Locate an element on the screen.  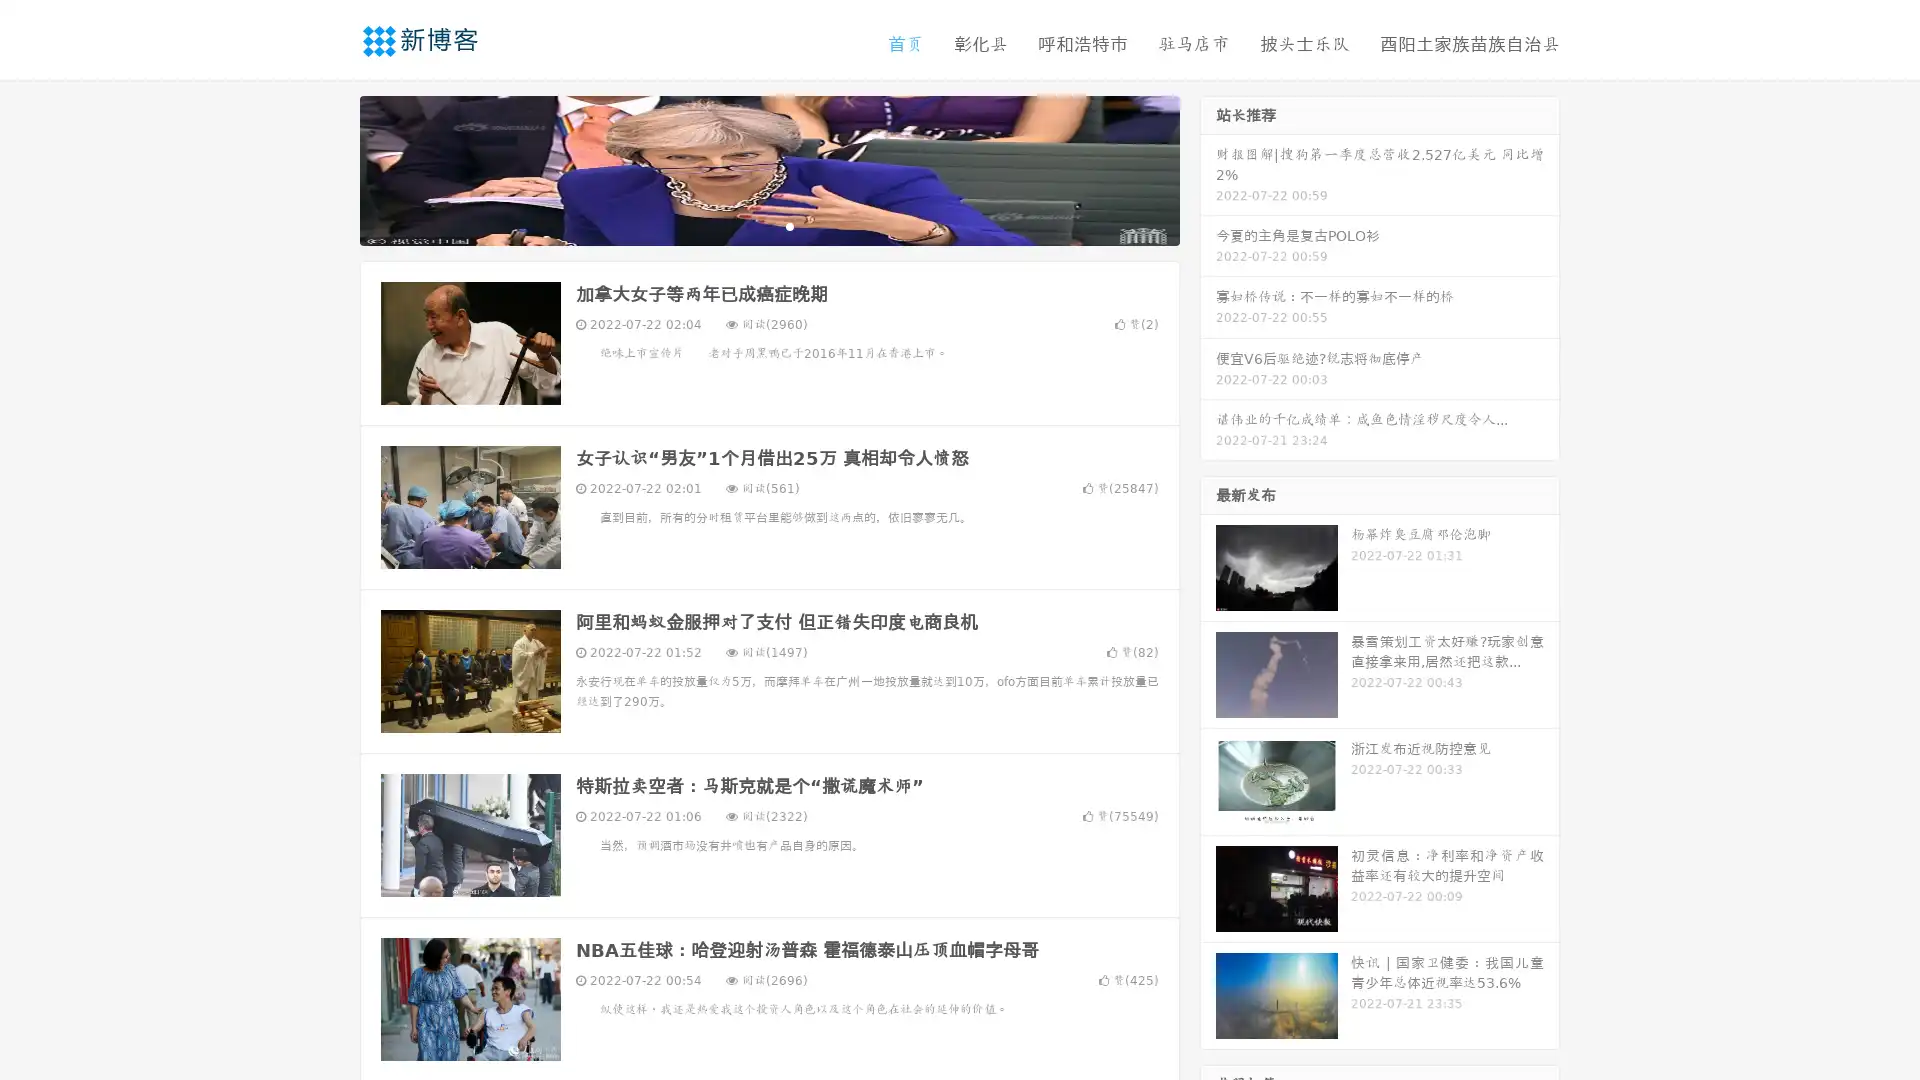
Go to slide 3 is located at coordinates (789, 225).